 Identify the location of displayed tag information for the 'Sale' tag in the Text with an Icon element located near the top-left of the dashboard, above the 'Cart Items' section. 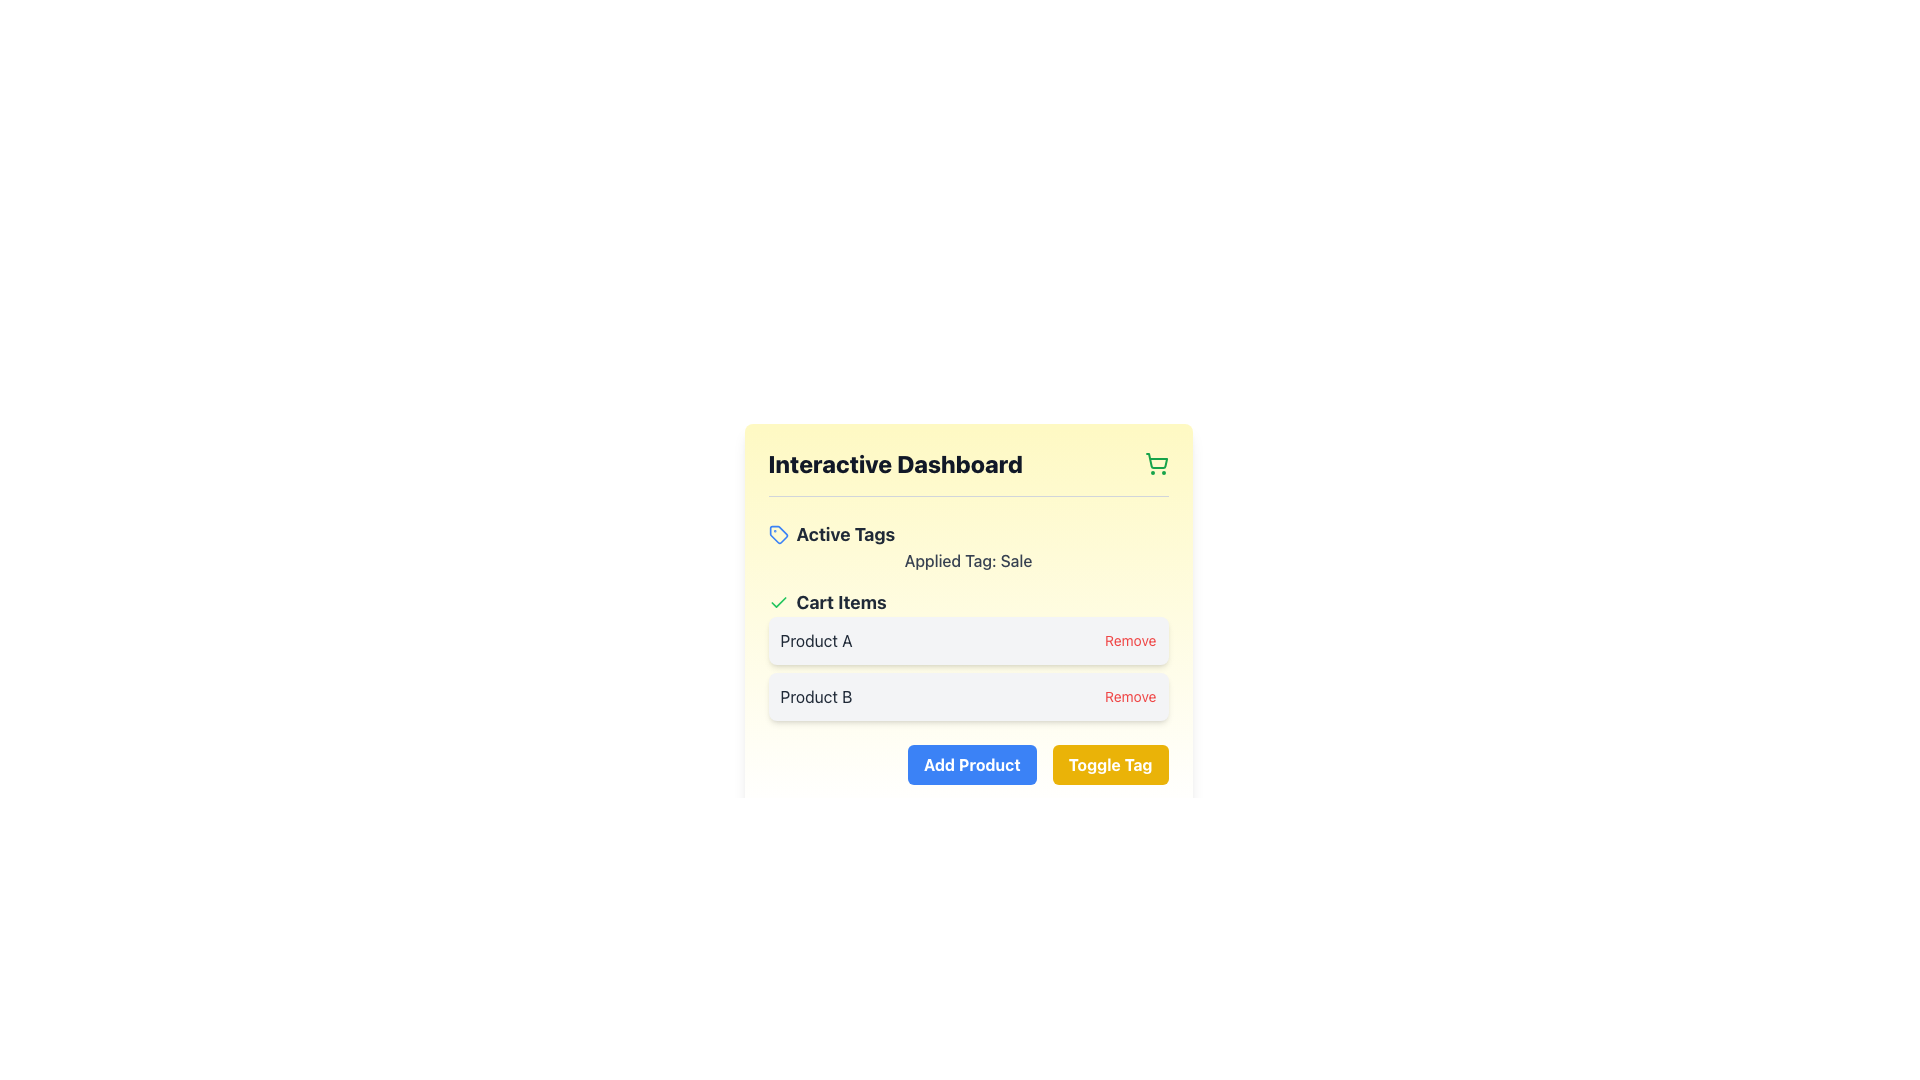
(968, 547).